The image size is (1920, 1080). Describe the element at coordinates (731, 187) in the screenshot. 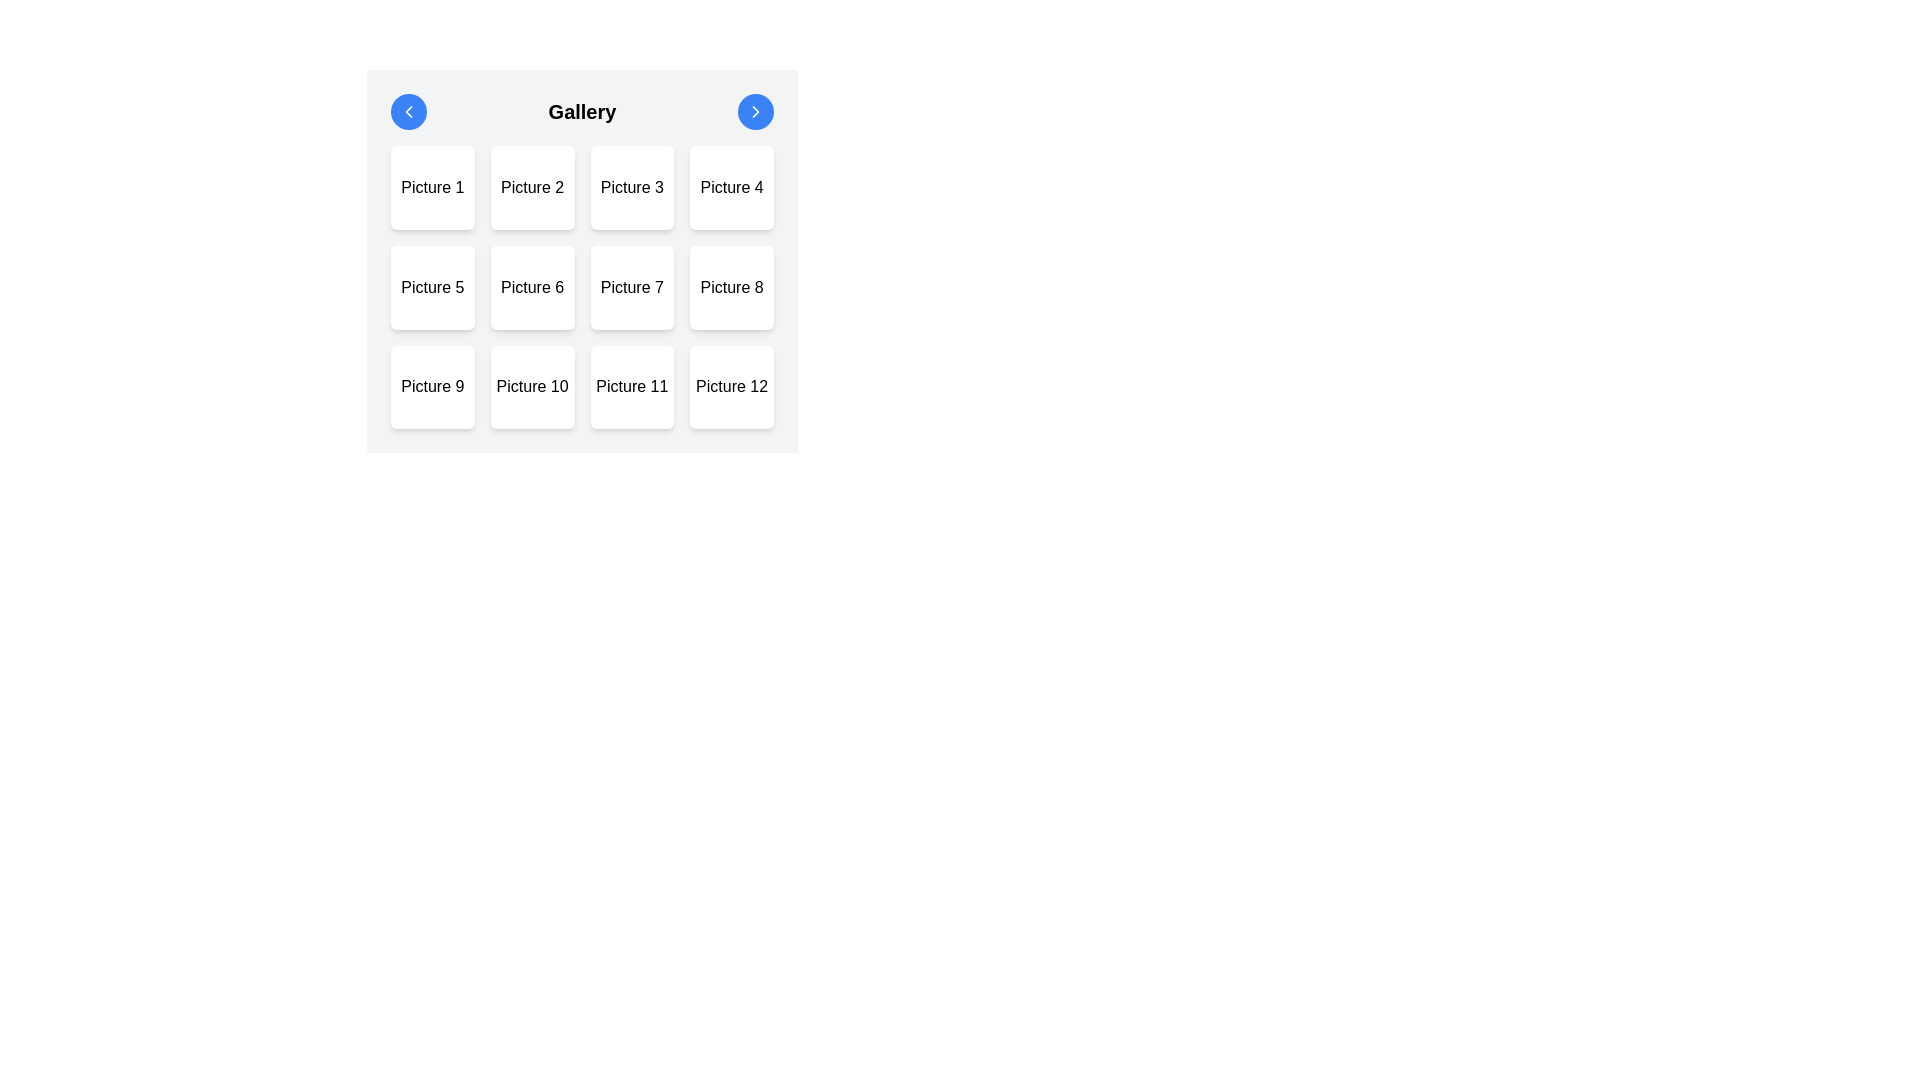

I see `the fourth card in the first row of the grid gallery, which visually represents 'Picture 4', to observe the styling change` at that location.